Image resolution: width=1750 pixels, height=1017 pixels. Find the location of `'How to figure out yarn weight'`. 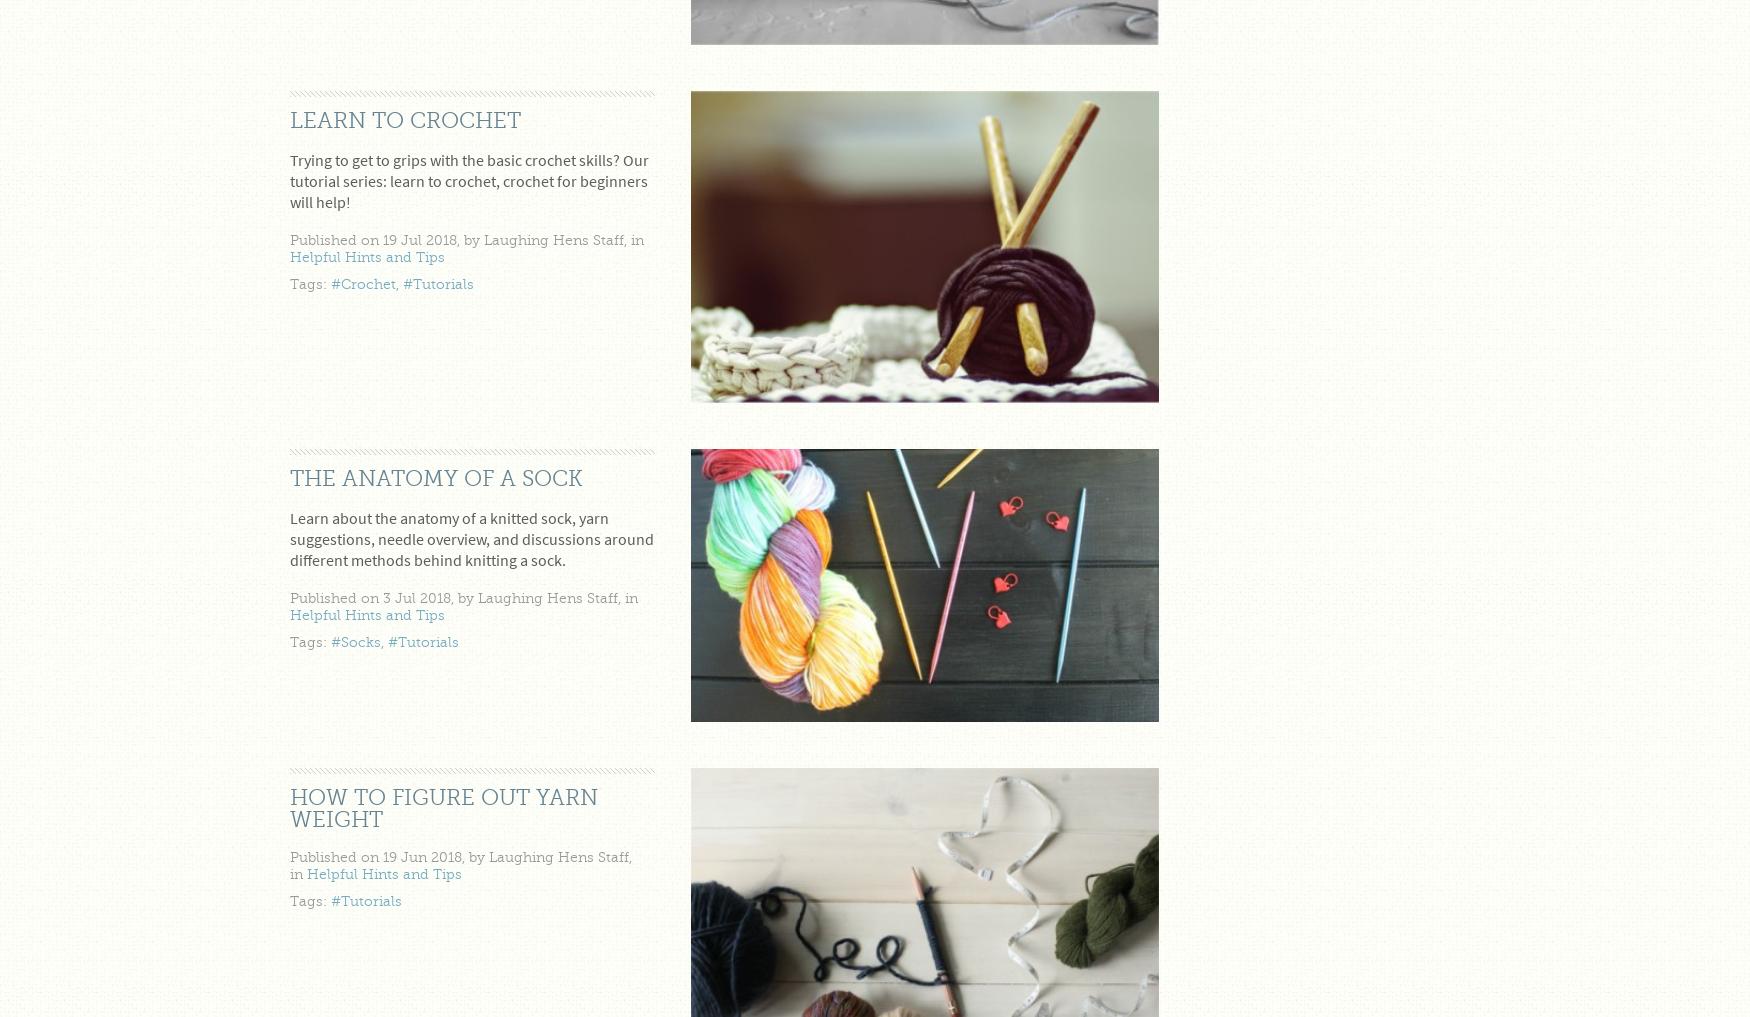

'How to figure out yarn weight' is located at coordinates (443, 807).